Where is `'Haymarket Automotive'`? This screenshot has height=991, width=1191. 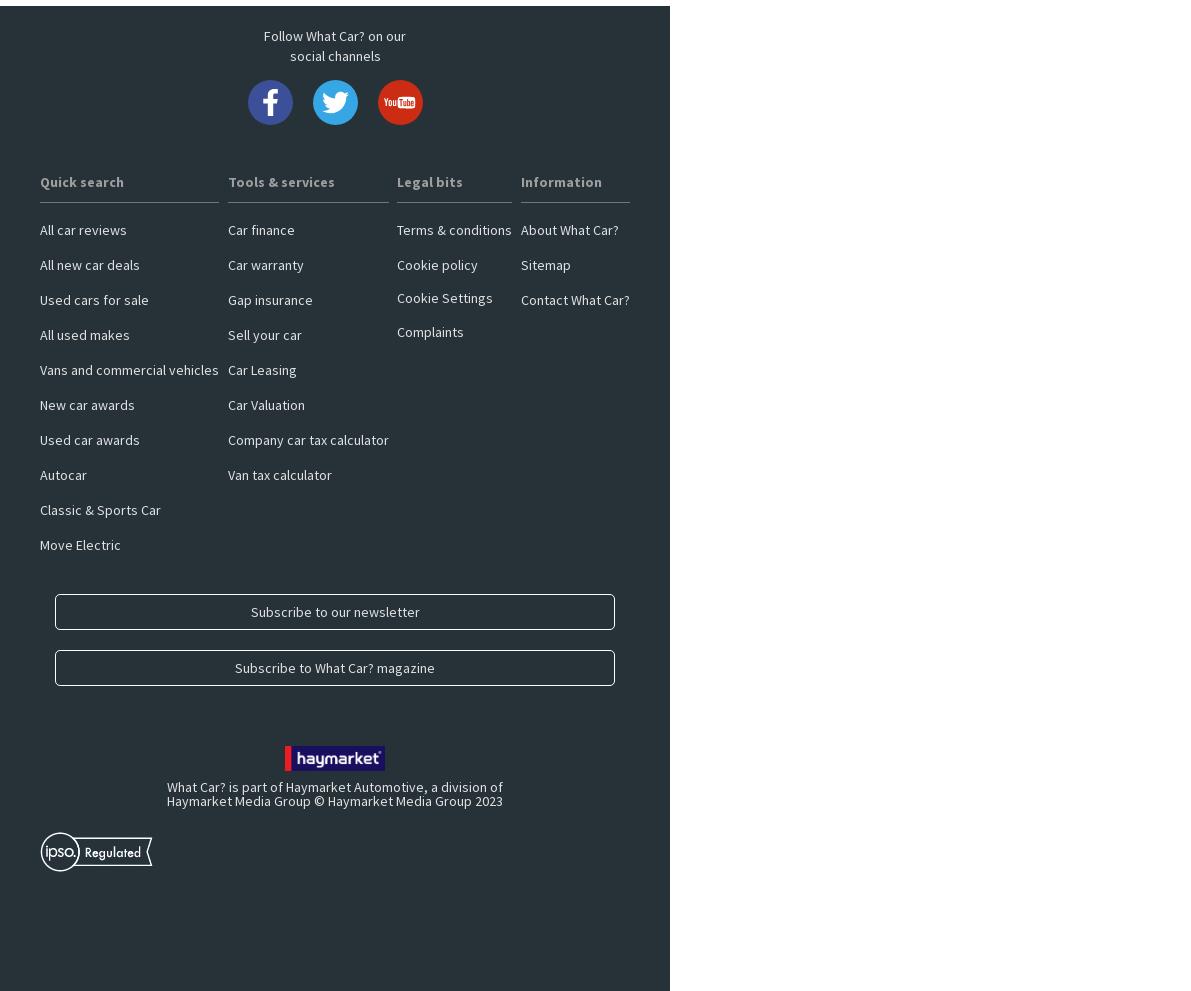
'Haymarket Automotive' is located at coordinates (285, 786).